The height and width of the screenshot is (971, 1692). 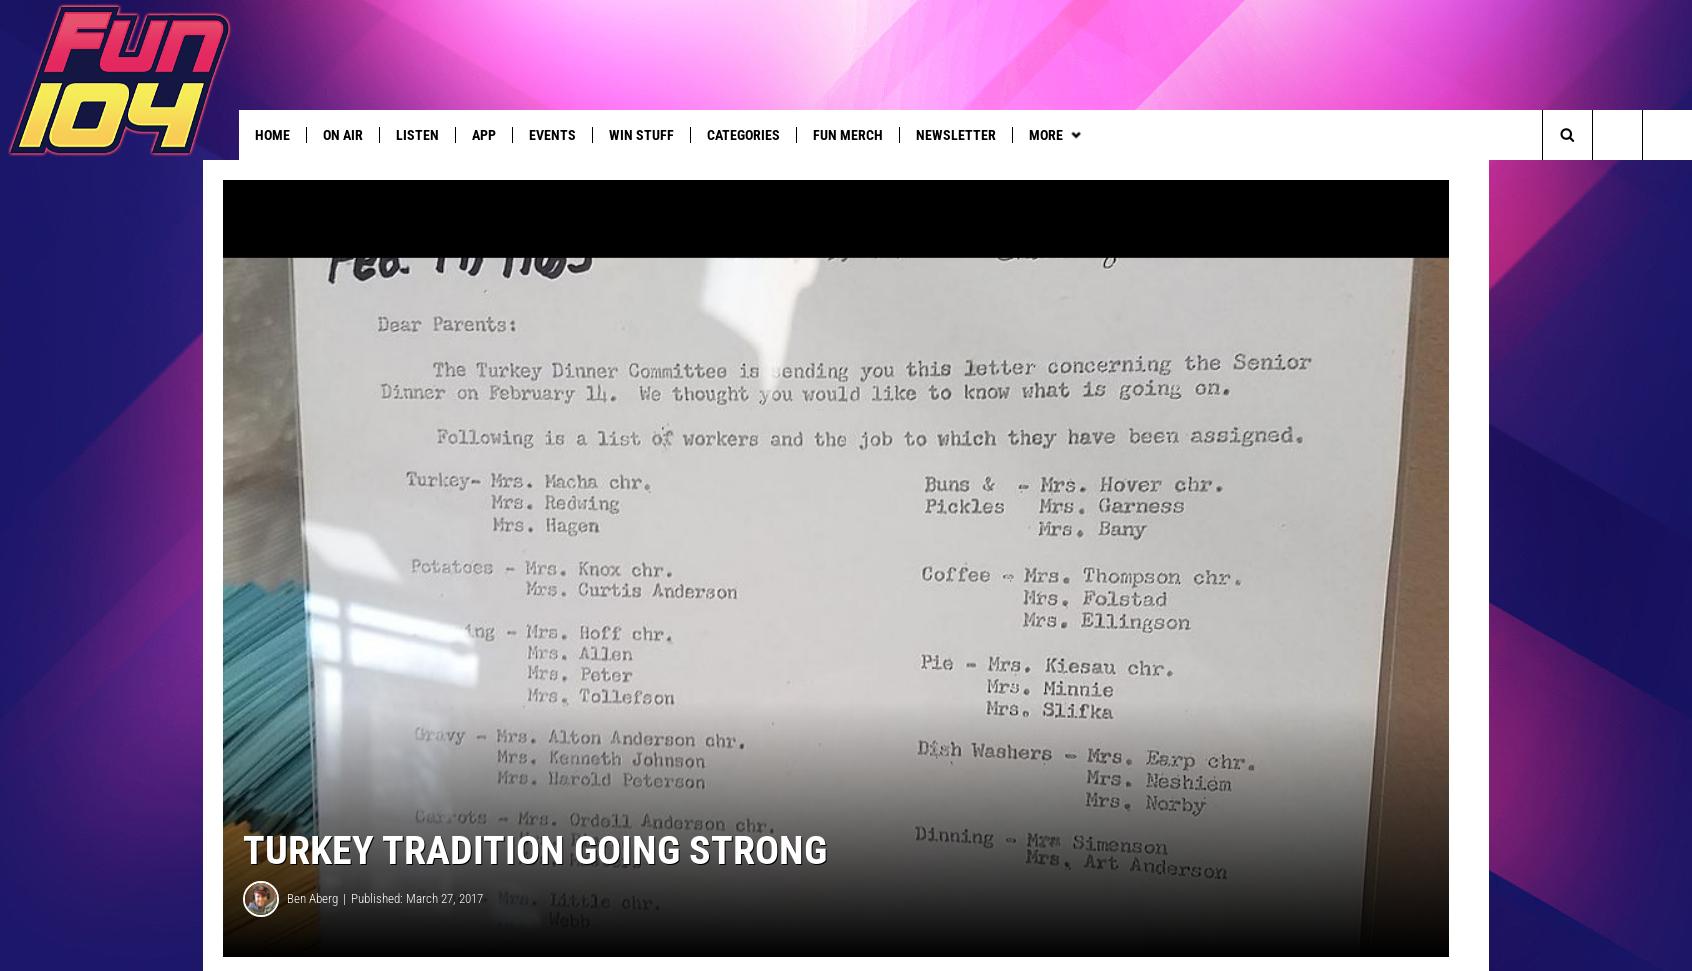 I want to click on 'Good News', so click(x=418, y=175).